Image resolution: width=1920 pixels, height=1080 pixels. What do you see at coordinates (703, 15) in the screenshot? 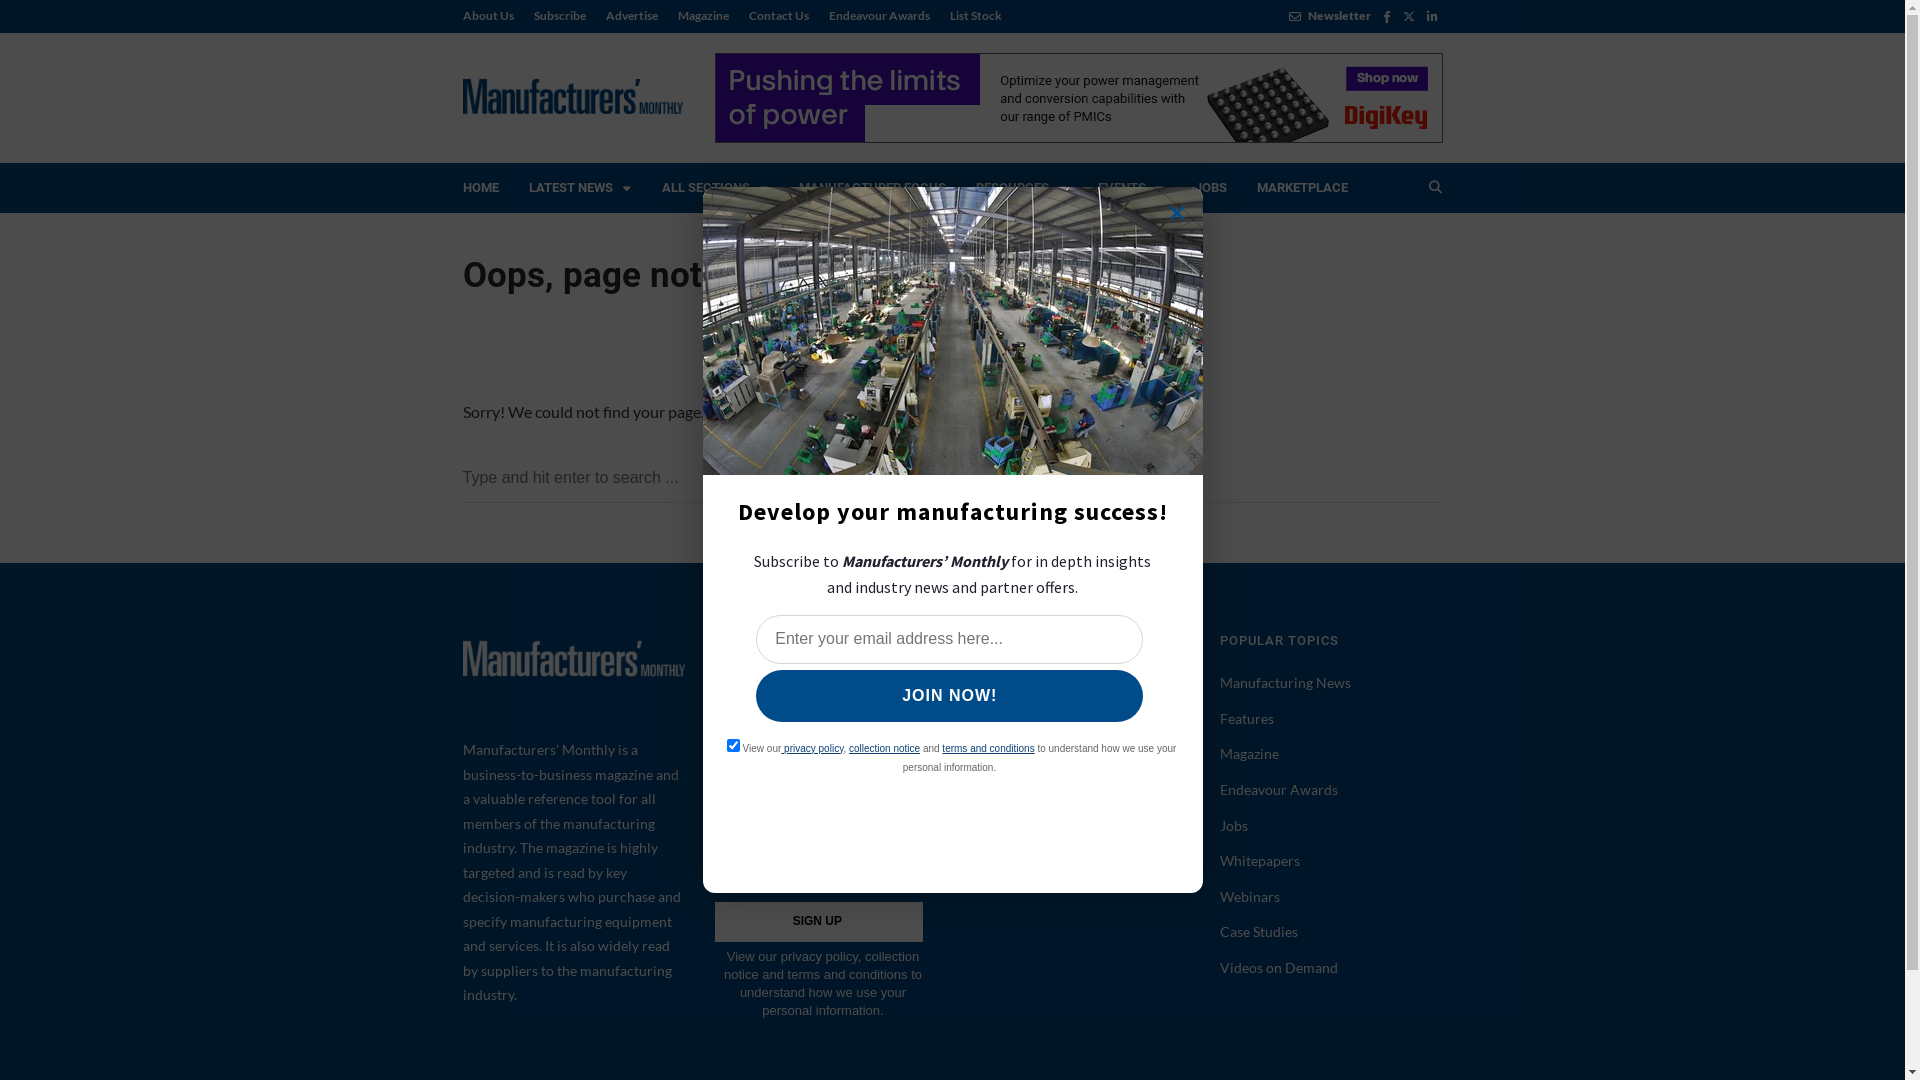
I see `'Magazine'` at bounding box center [703, 15].